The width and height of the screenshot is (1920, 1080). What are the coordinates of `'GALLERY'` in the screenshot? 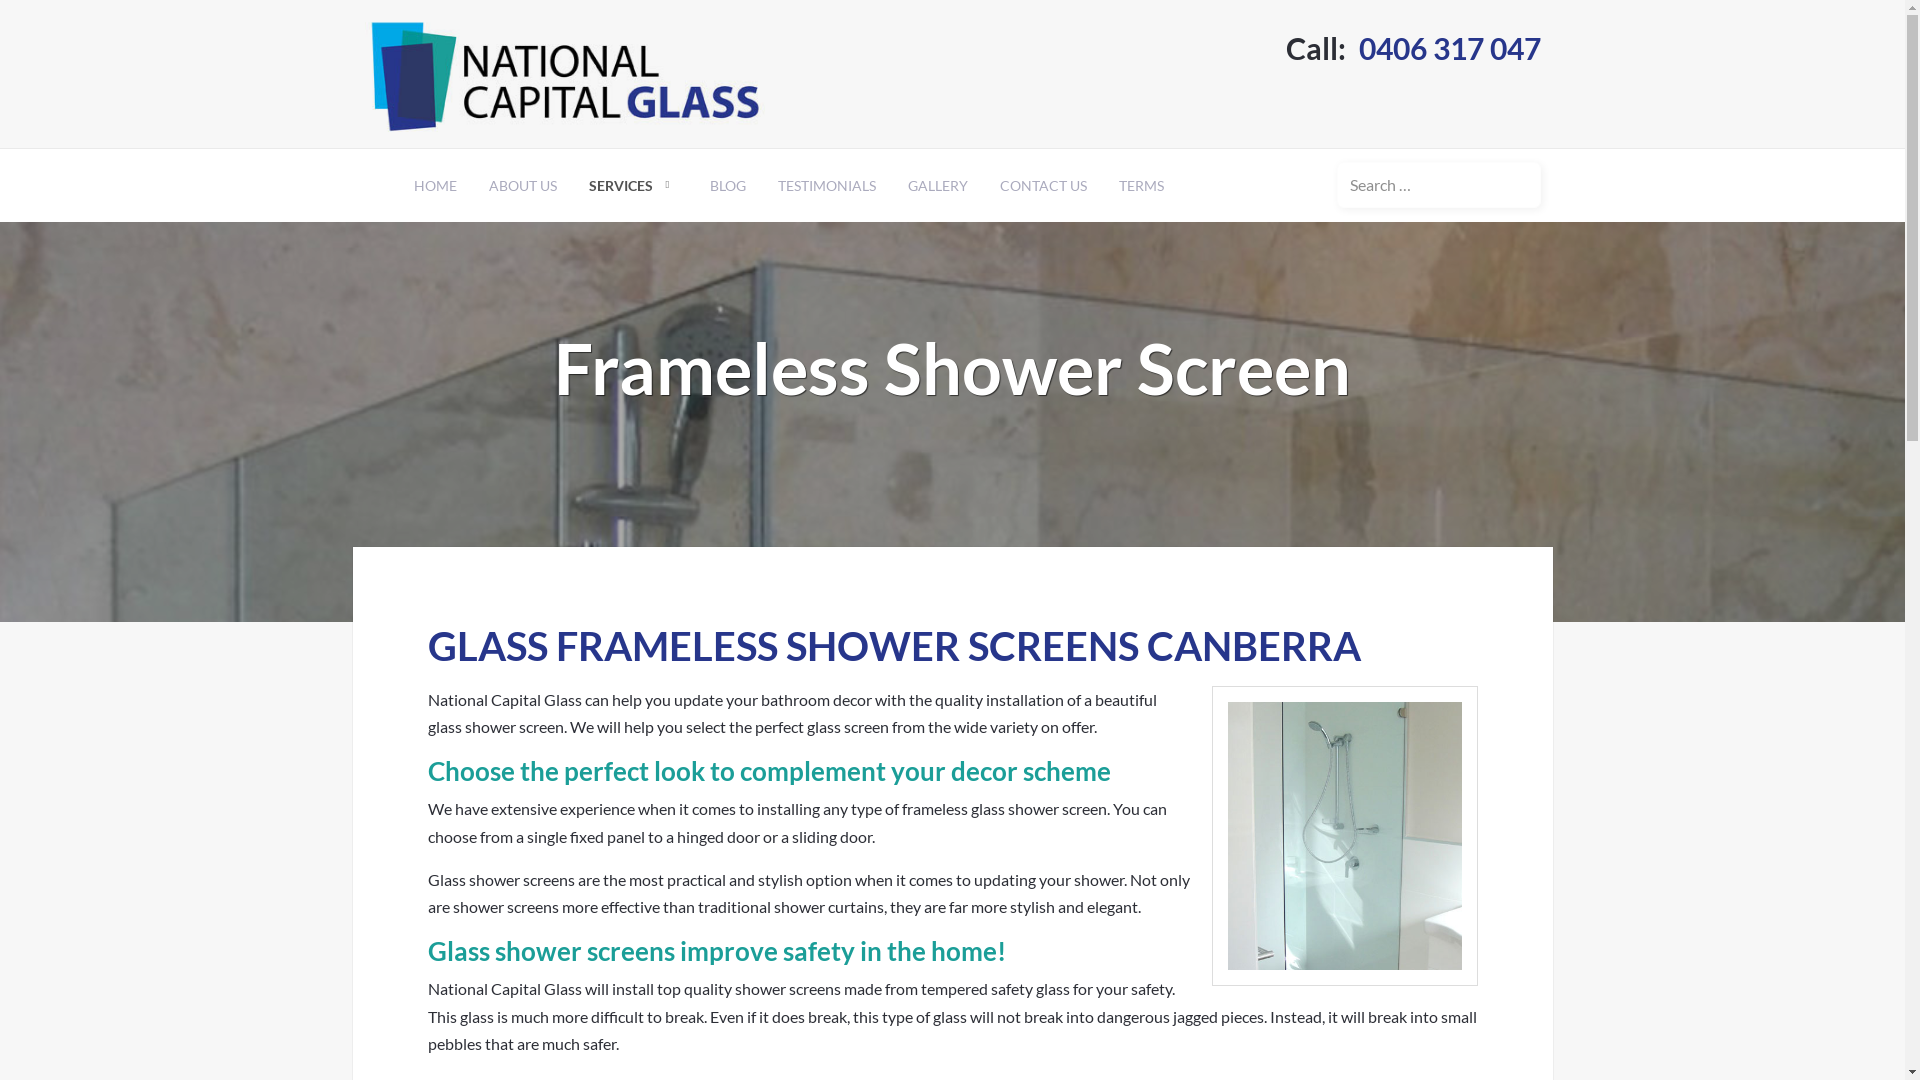 It's located at (936, 185).